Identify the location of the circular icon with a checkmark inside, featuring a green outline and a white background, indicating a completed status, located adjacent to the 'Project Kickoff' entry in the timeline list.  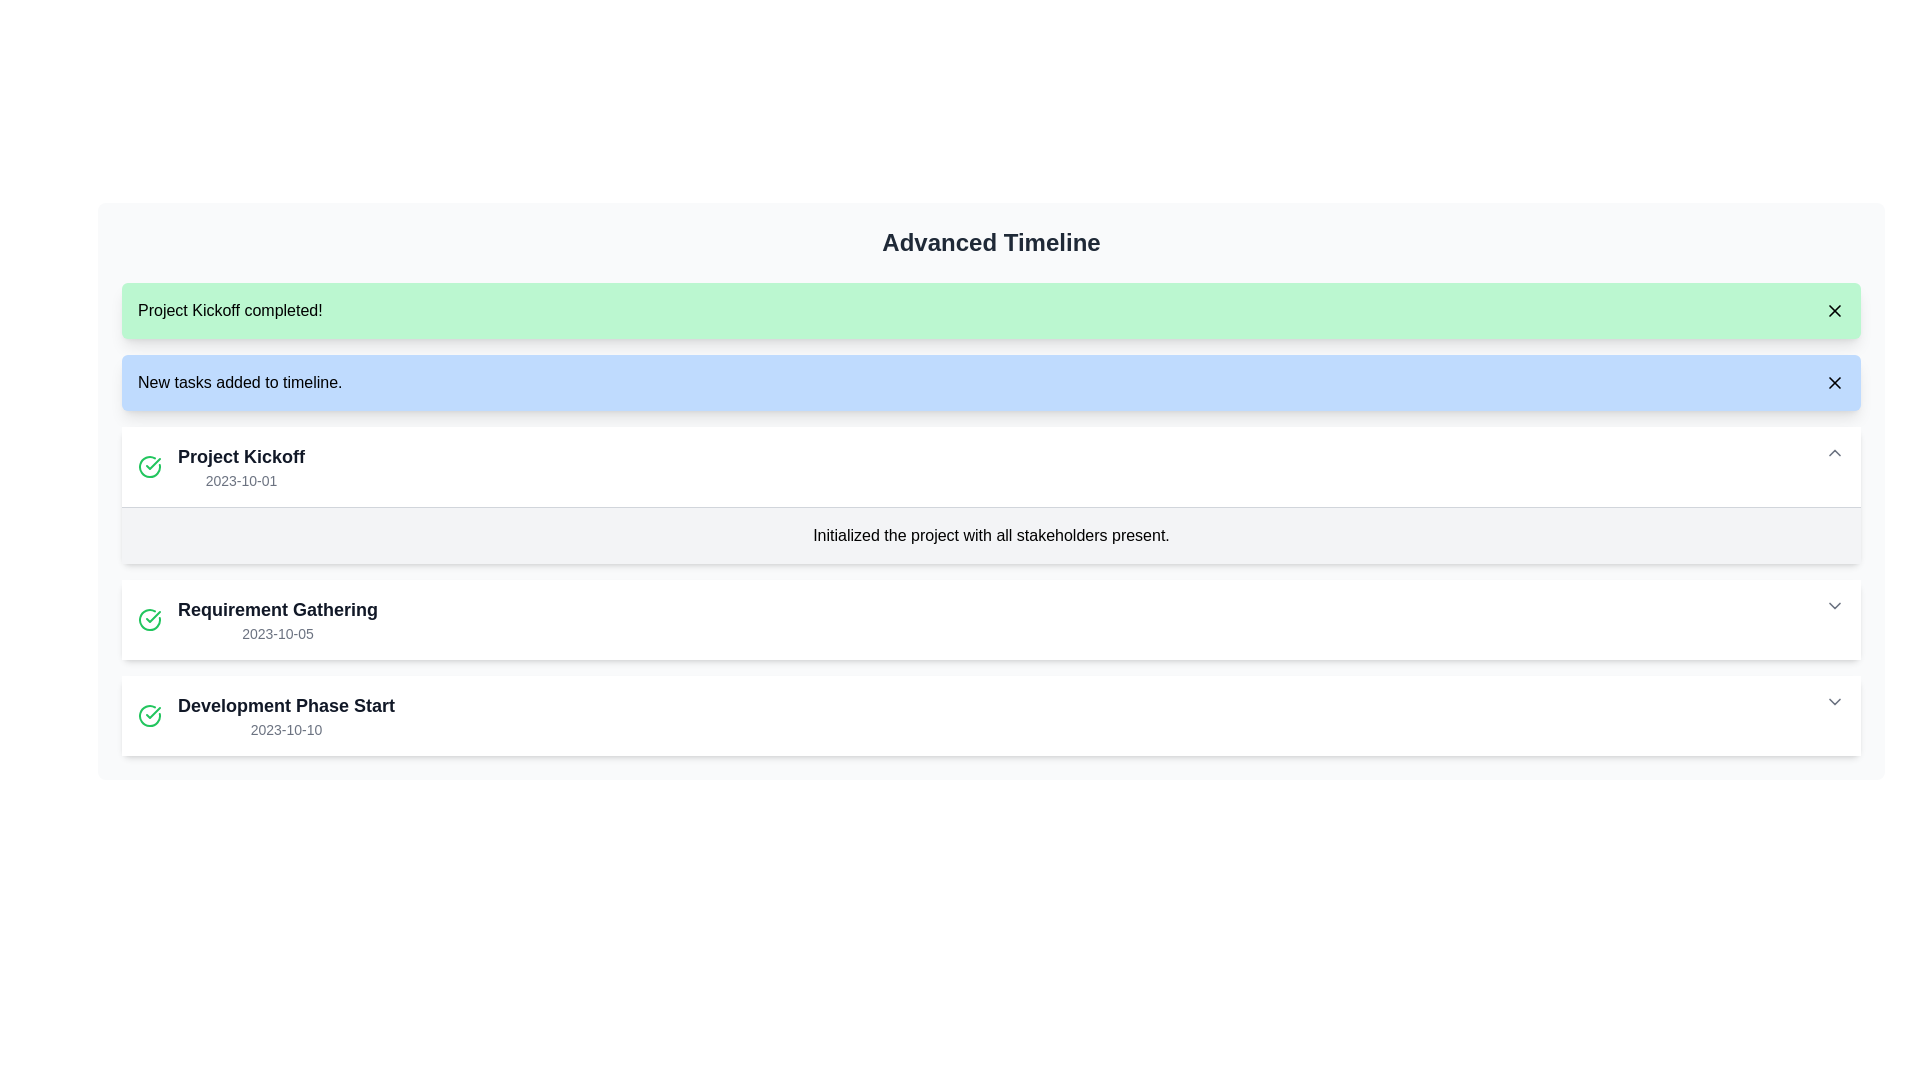
(148, 466).